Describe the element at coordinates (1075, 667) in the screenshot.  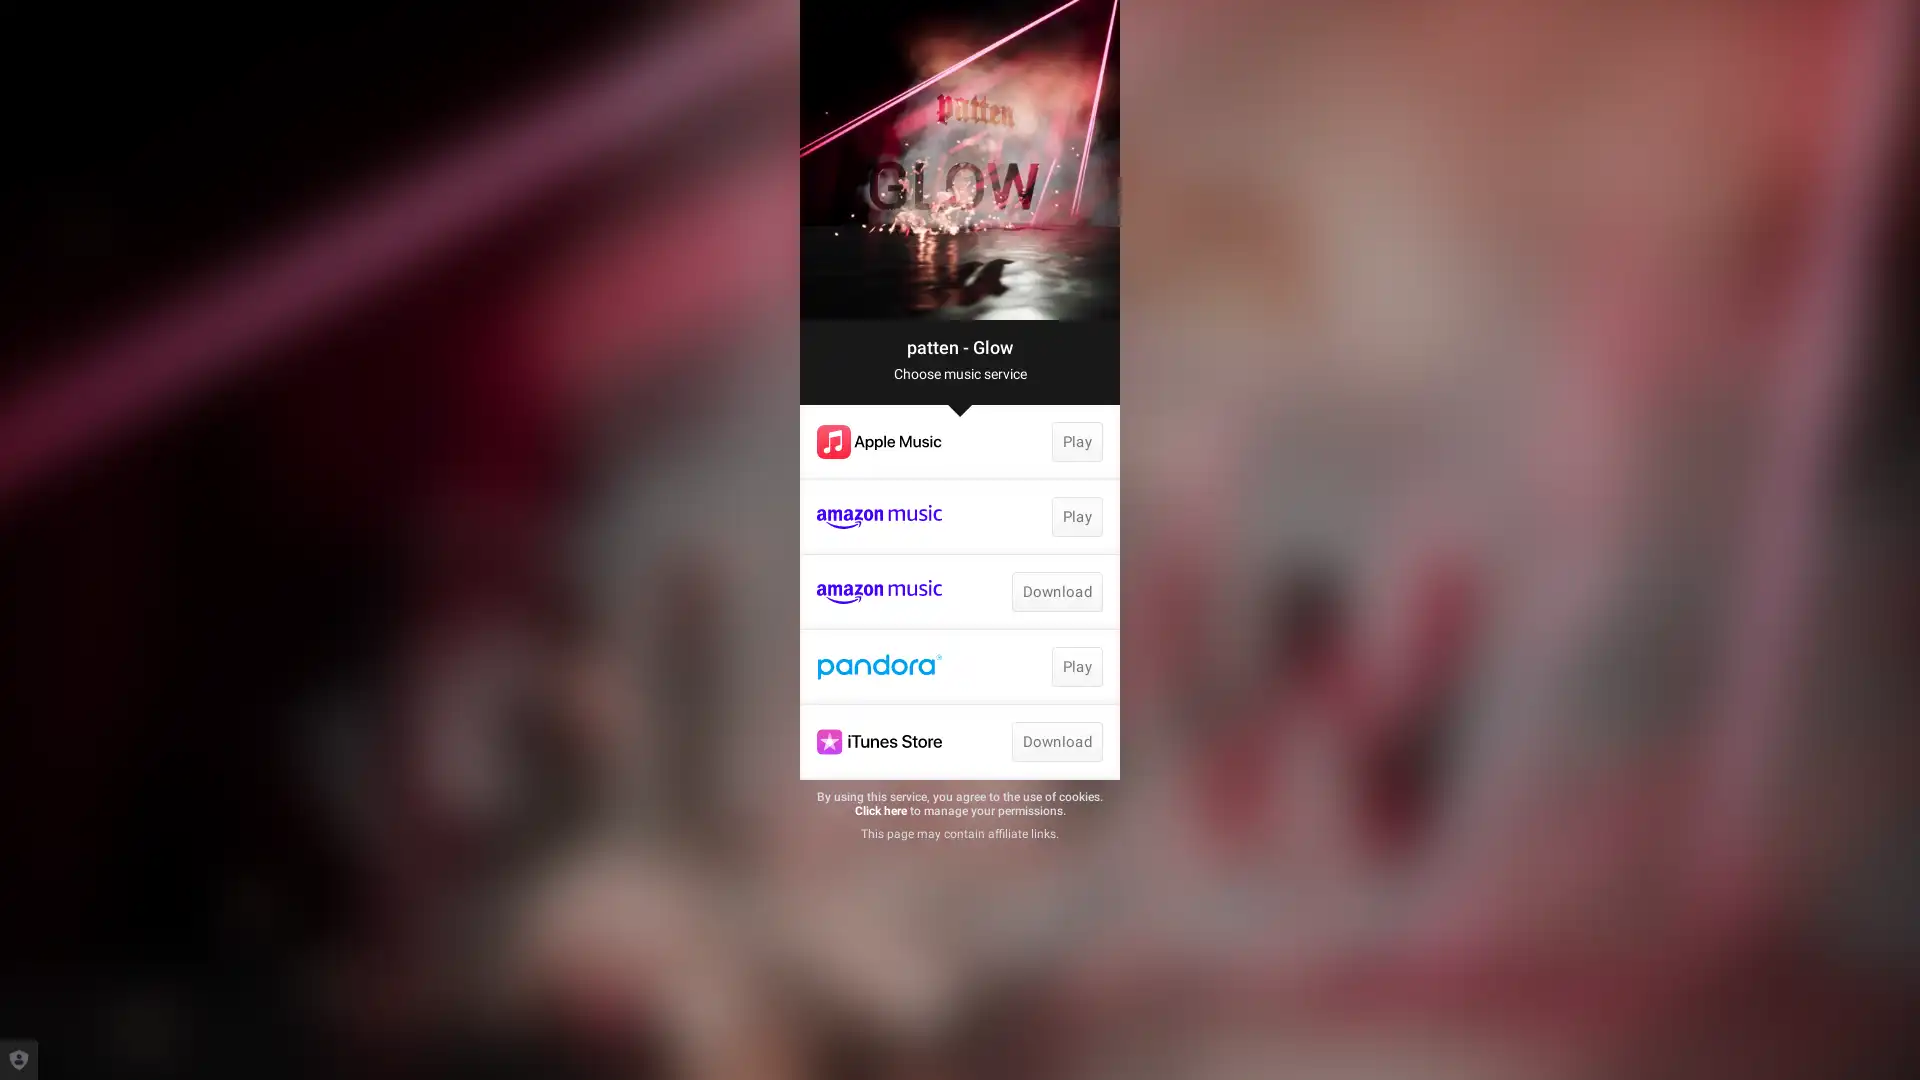
I see `Play` at that location.